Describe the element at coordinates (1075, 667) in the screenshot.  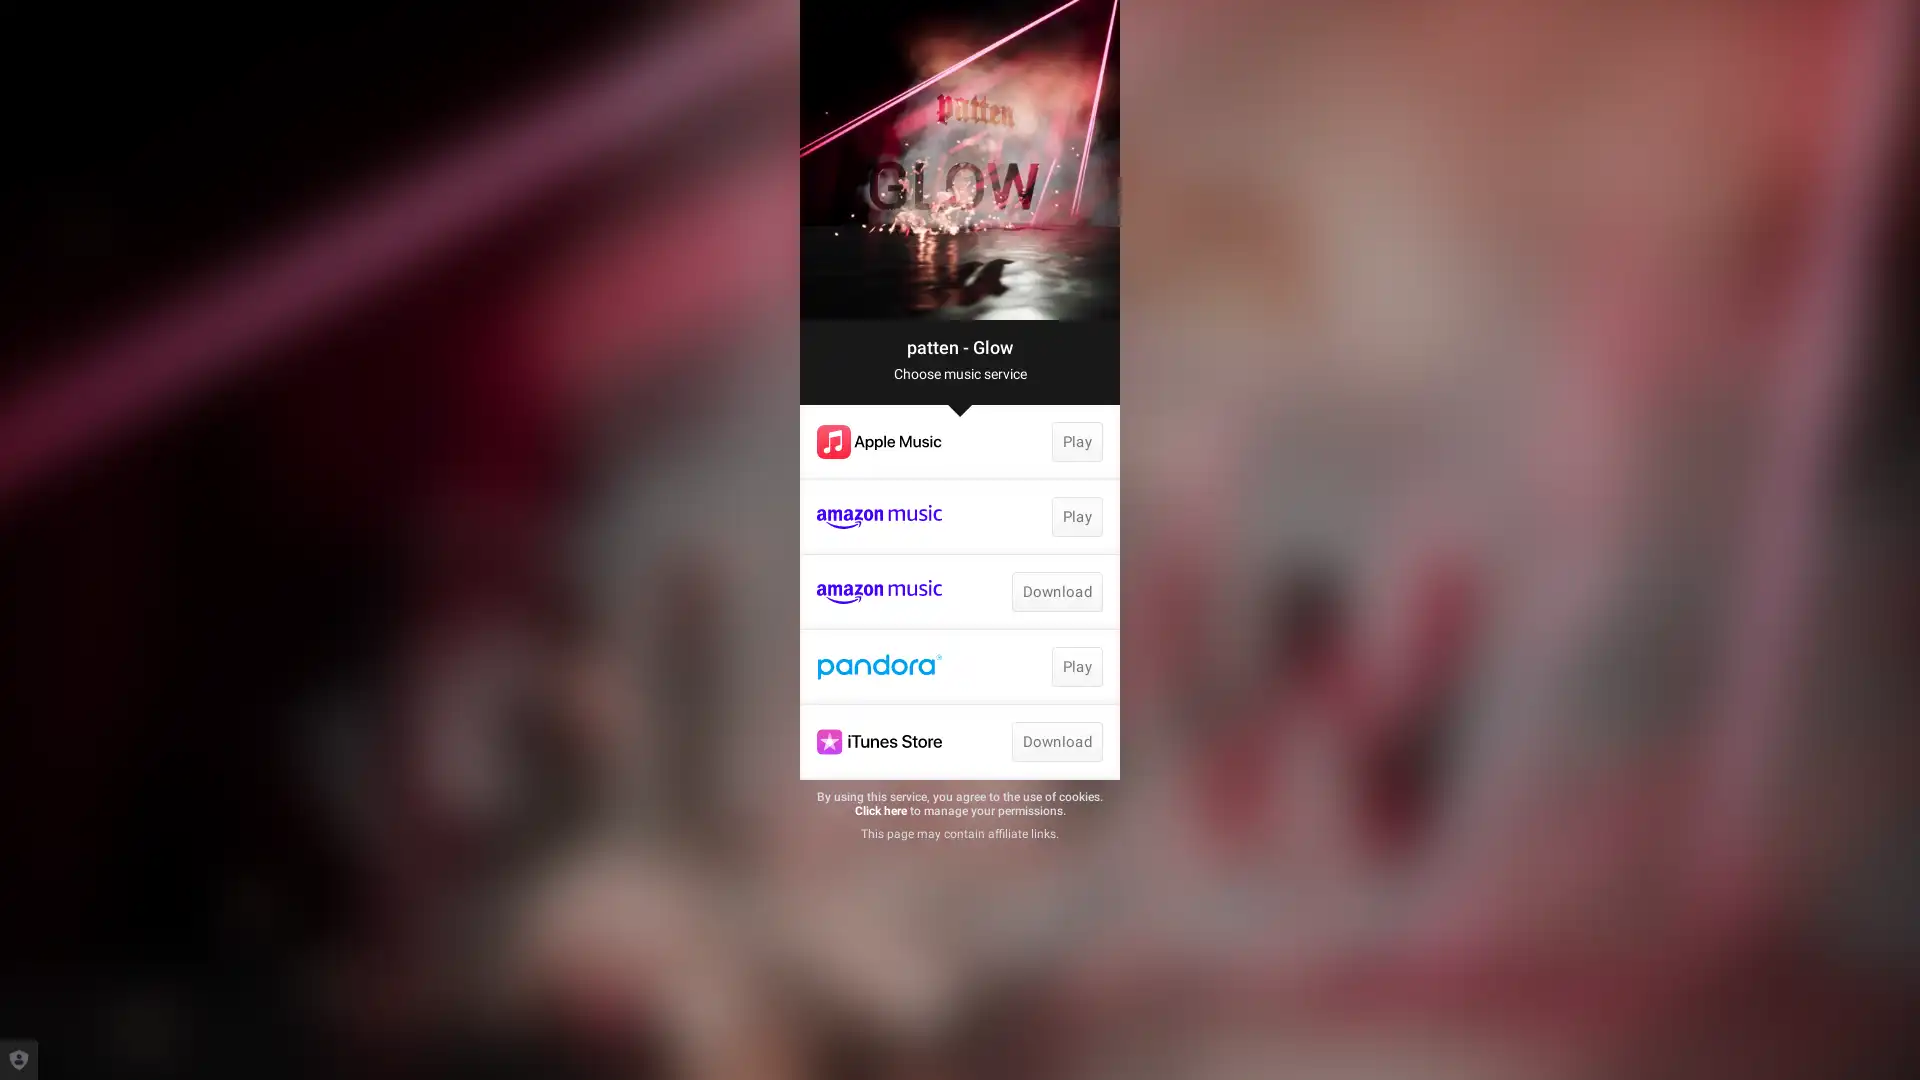
I see `Play` at that location.